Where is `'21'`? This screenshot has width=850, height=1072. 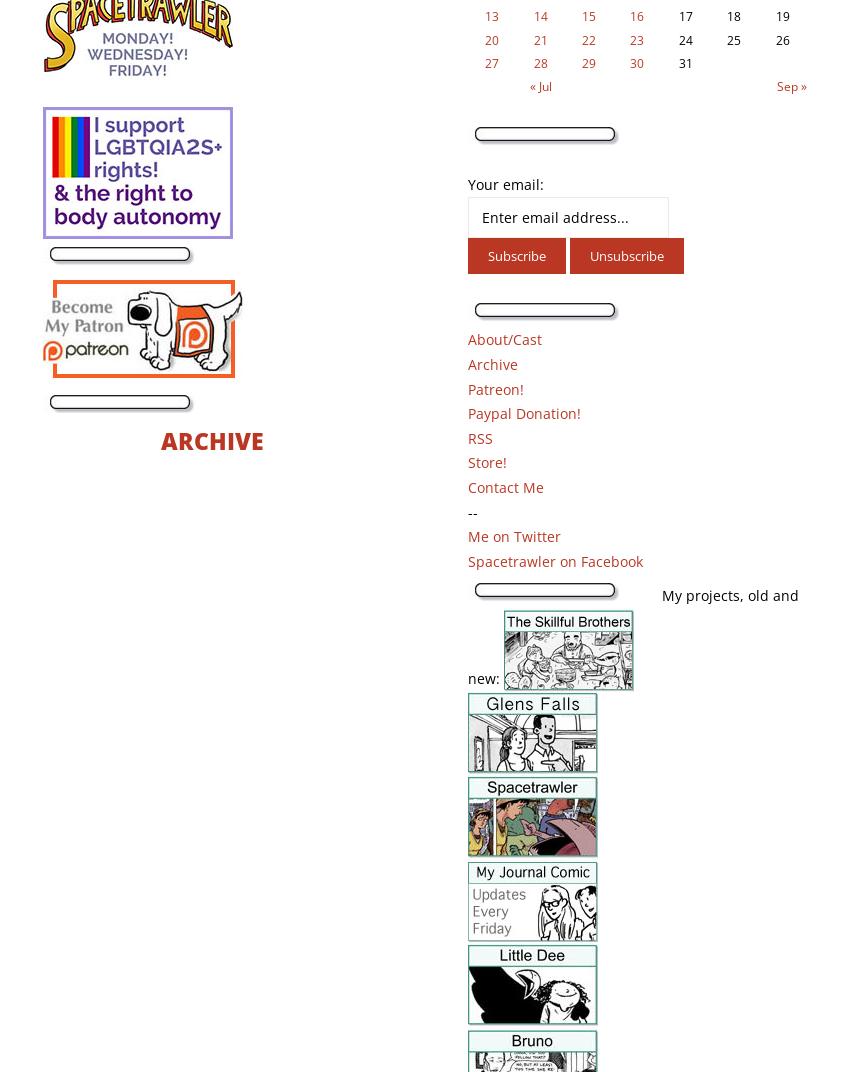 '21' is located at coordinates (532, 38).